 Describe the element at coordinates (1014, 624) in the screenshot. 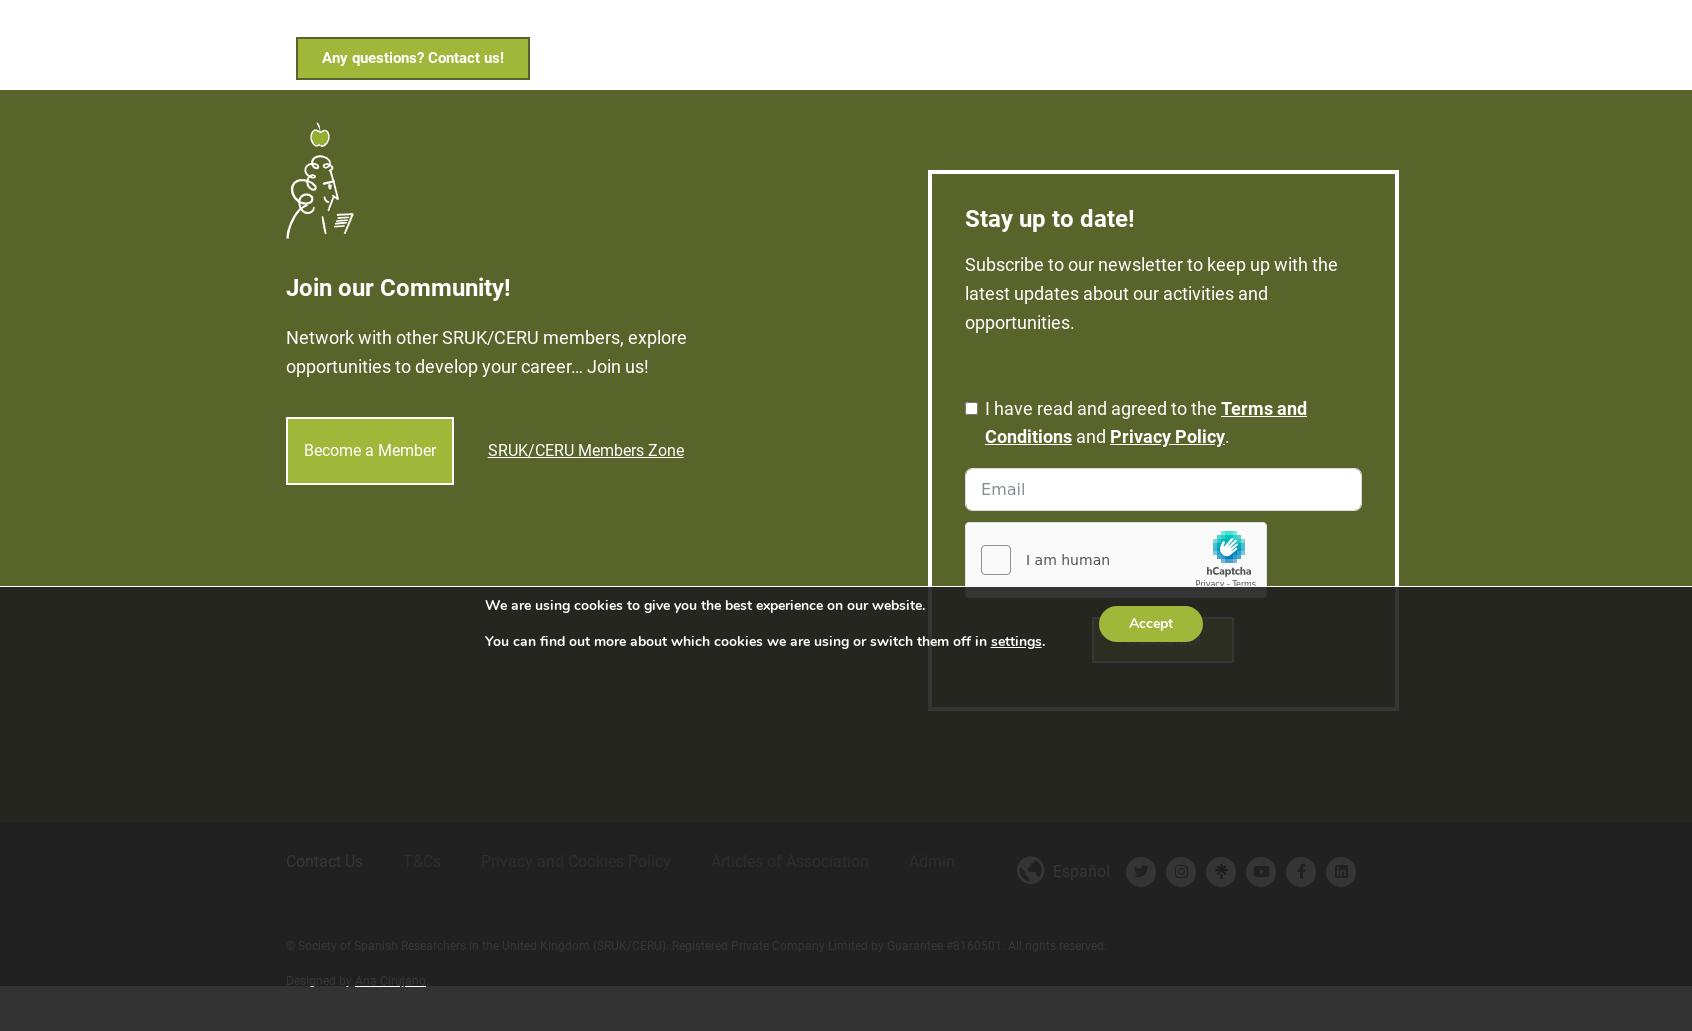

I see `'settings'` at that location.